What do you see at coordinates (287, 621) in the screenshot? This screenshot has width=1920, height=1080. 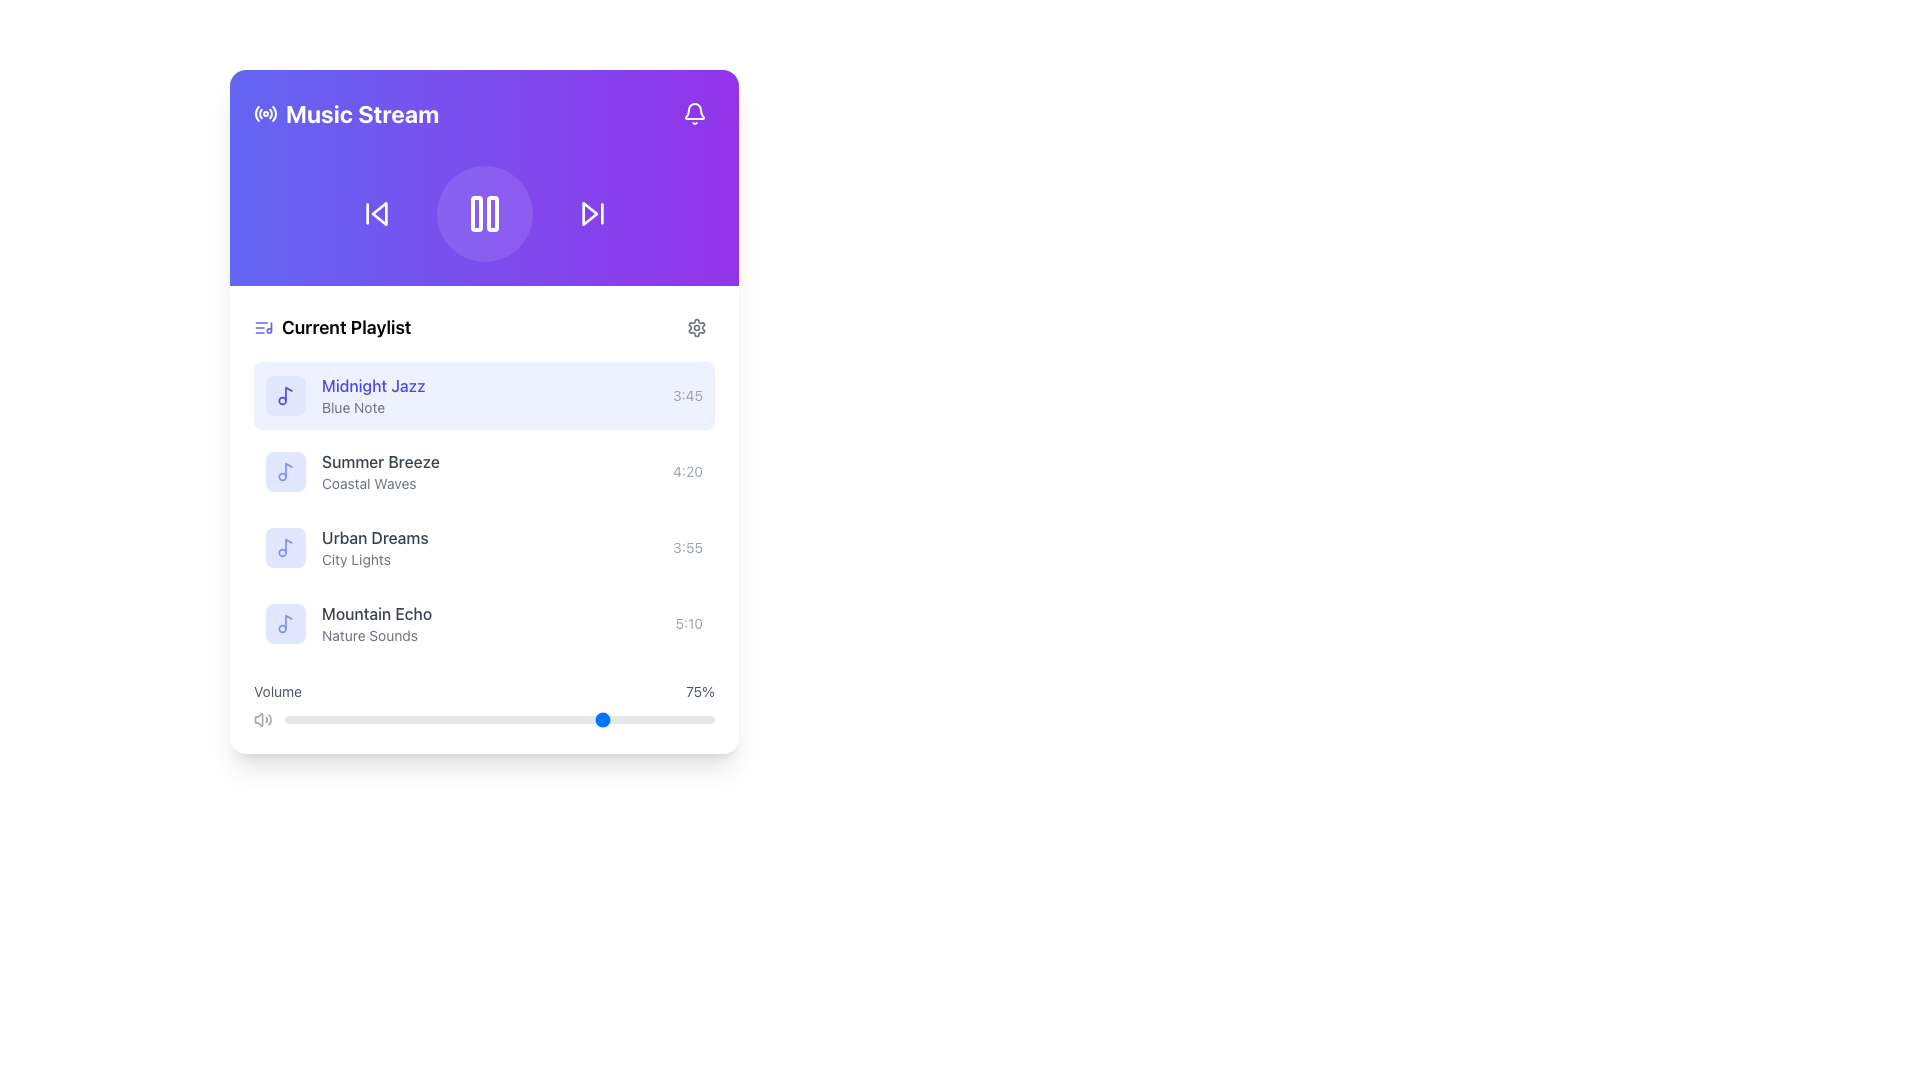 I see `attributes of the main body of the music note icon associated with the song title 'Mountain Echo' using developer tools` at bounding box center [287, 621].